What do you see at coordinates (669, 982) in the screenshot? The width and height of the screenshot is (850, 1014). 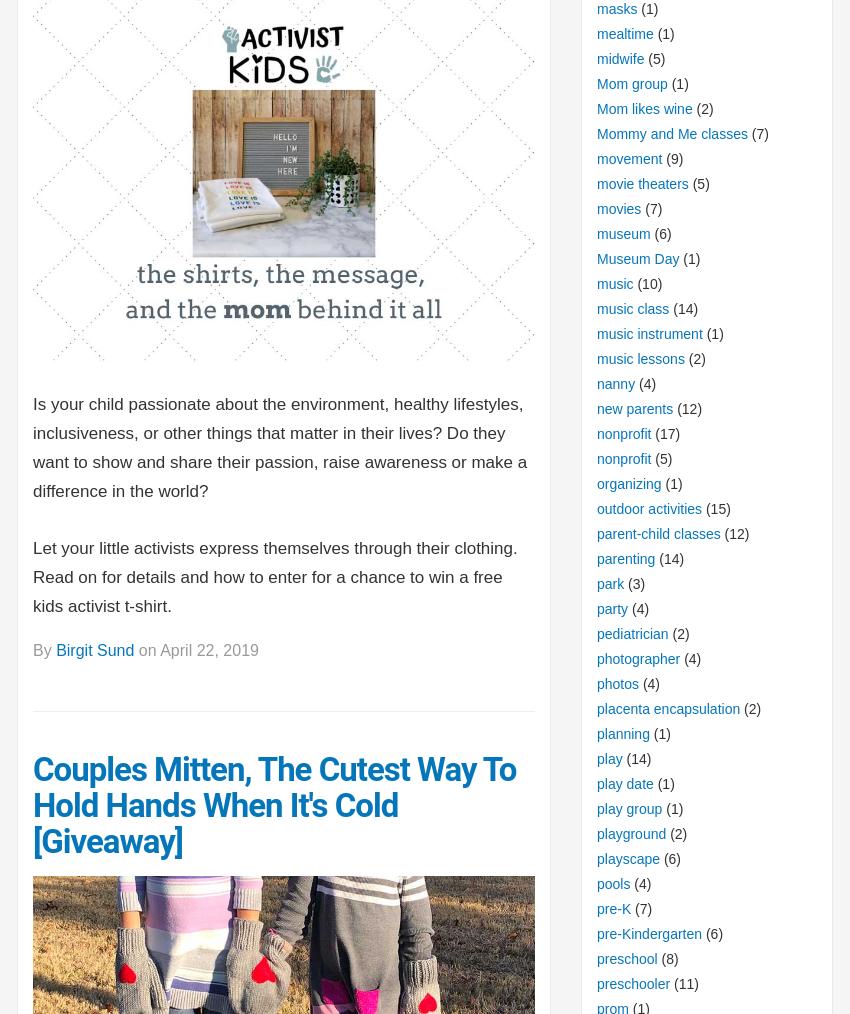 I see `'(11)'` at bounding box center [669, 982].